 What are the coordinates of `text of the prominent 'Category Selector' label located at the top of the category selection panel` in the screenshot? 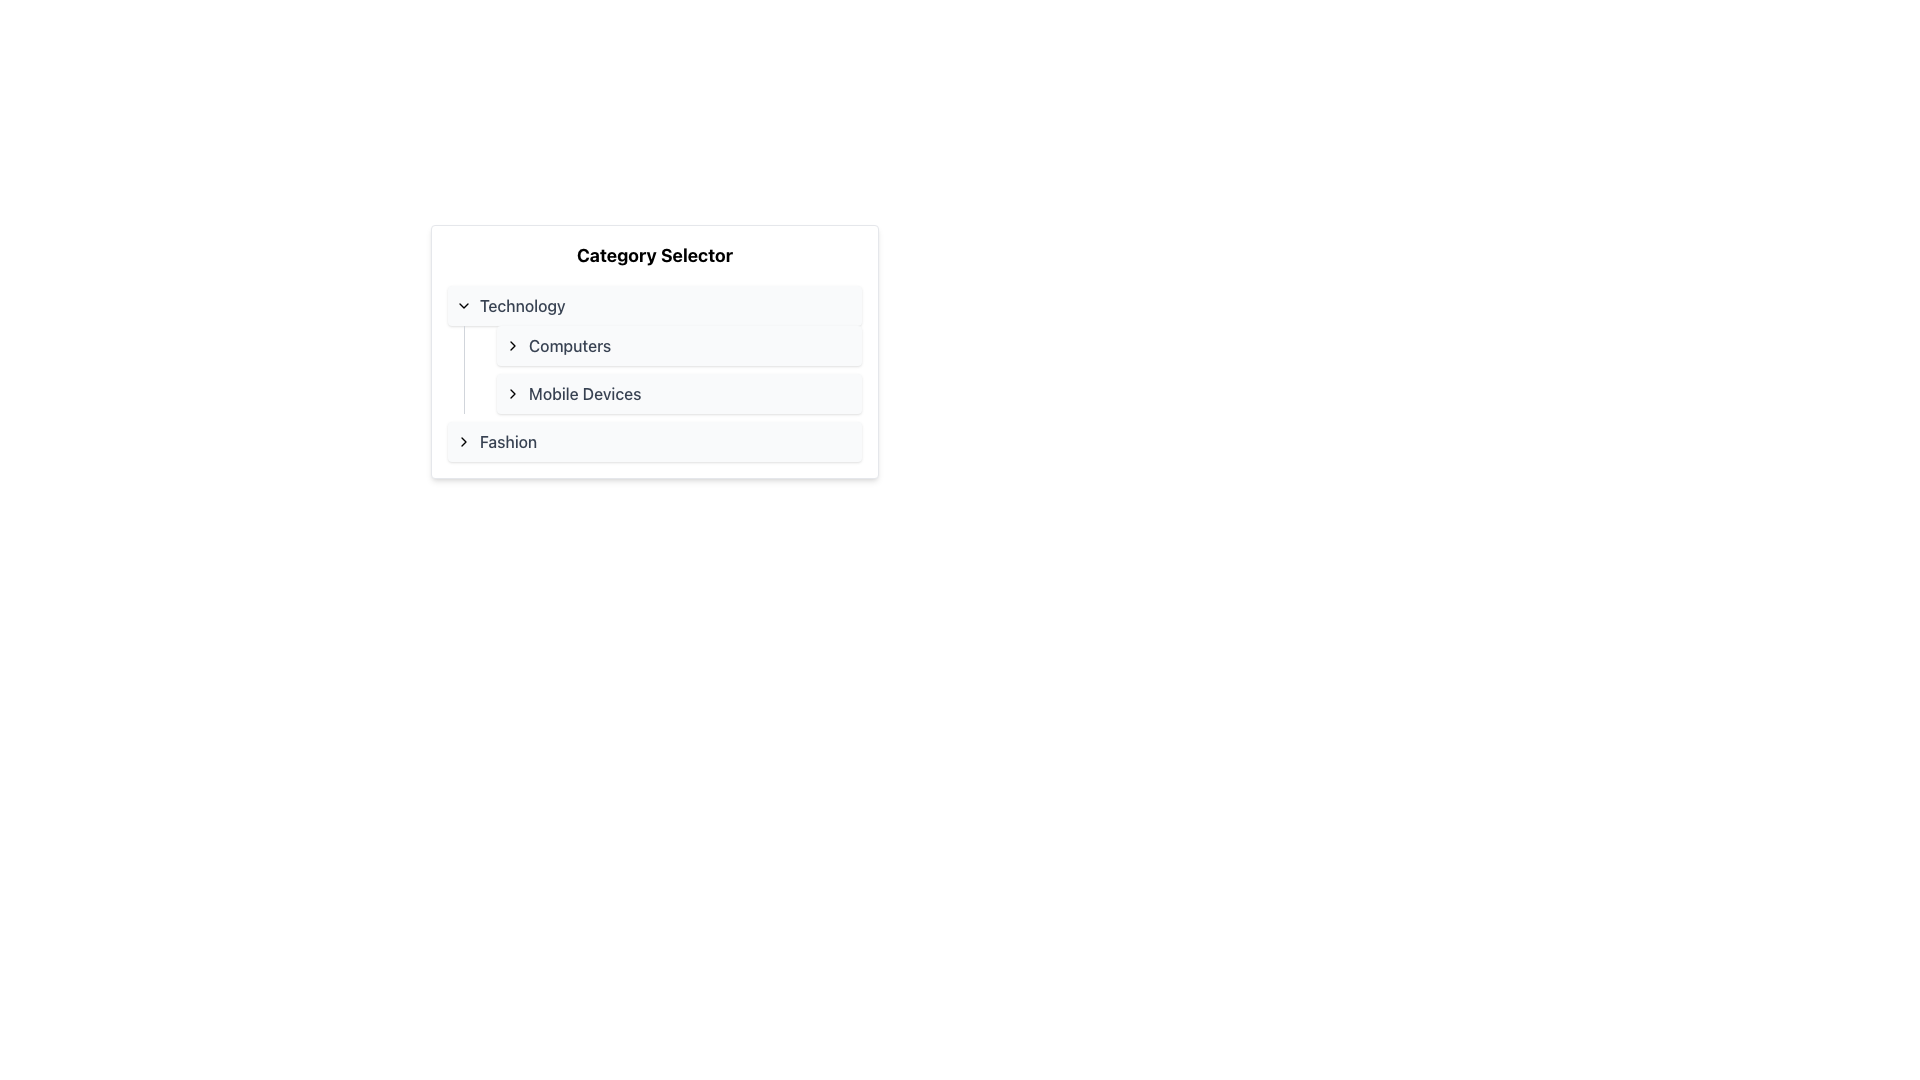 It's located at (654, 254).